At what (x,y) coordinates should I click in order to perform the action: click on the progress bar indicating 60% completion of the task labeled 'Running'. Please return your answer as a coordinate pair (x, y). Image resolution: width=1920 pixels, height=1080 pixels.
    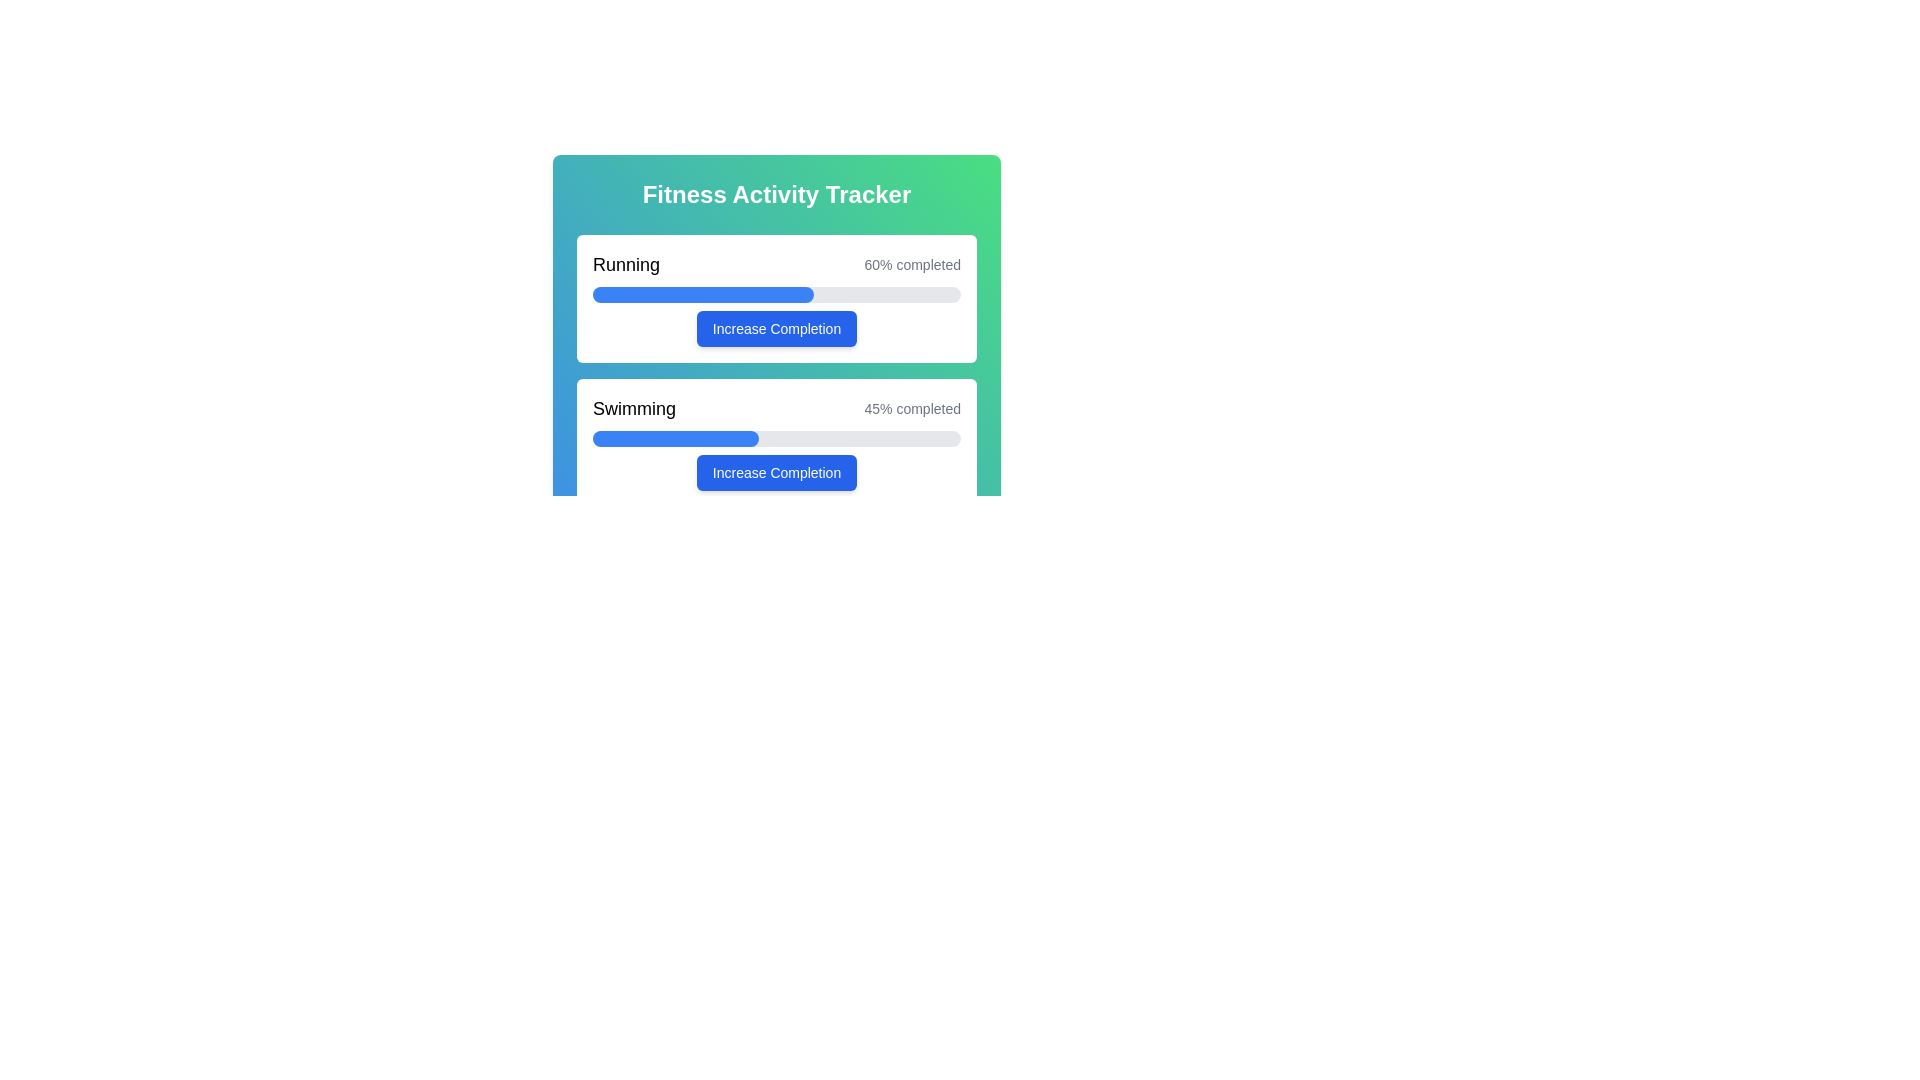
    Looking at the image, I should click on (776, 294).